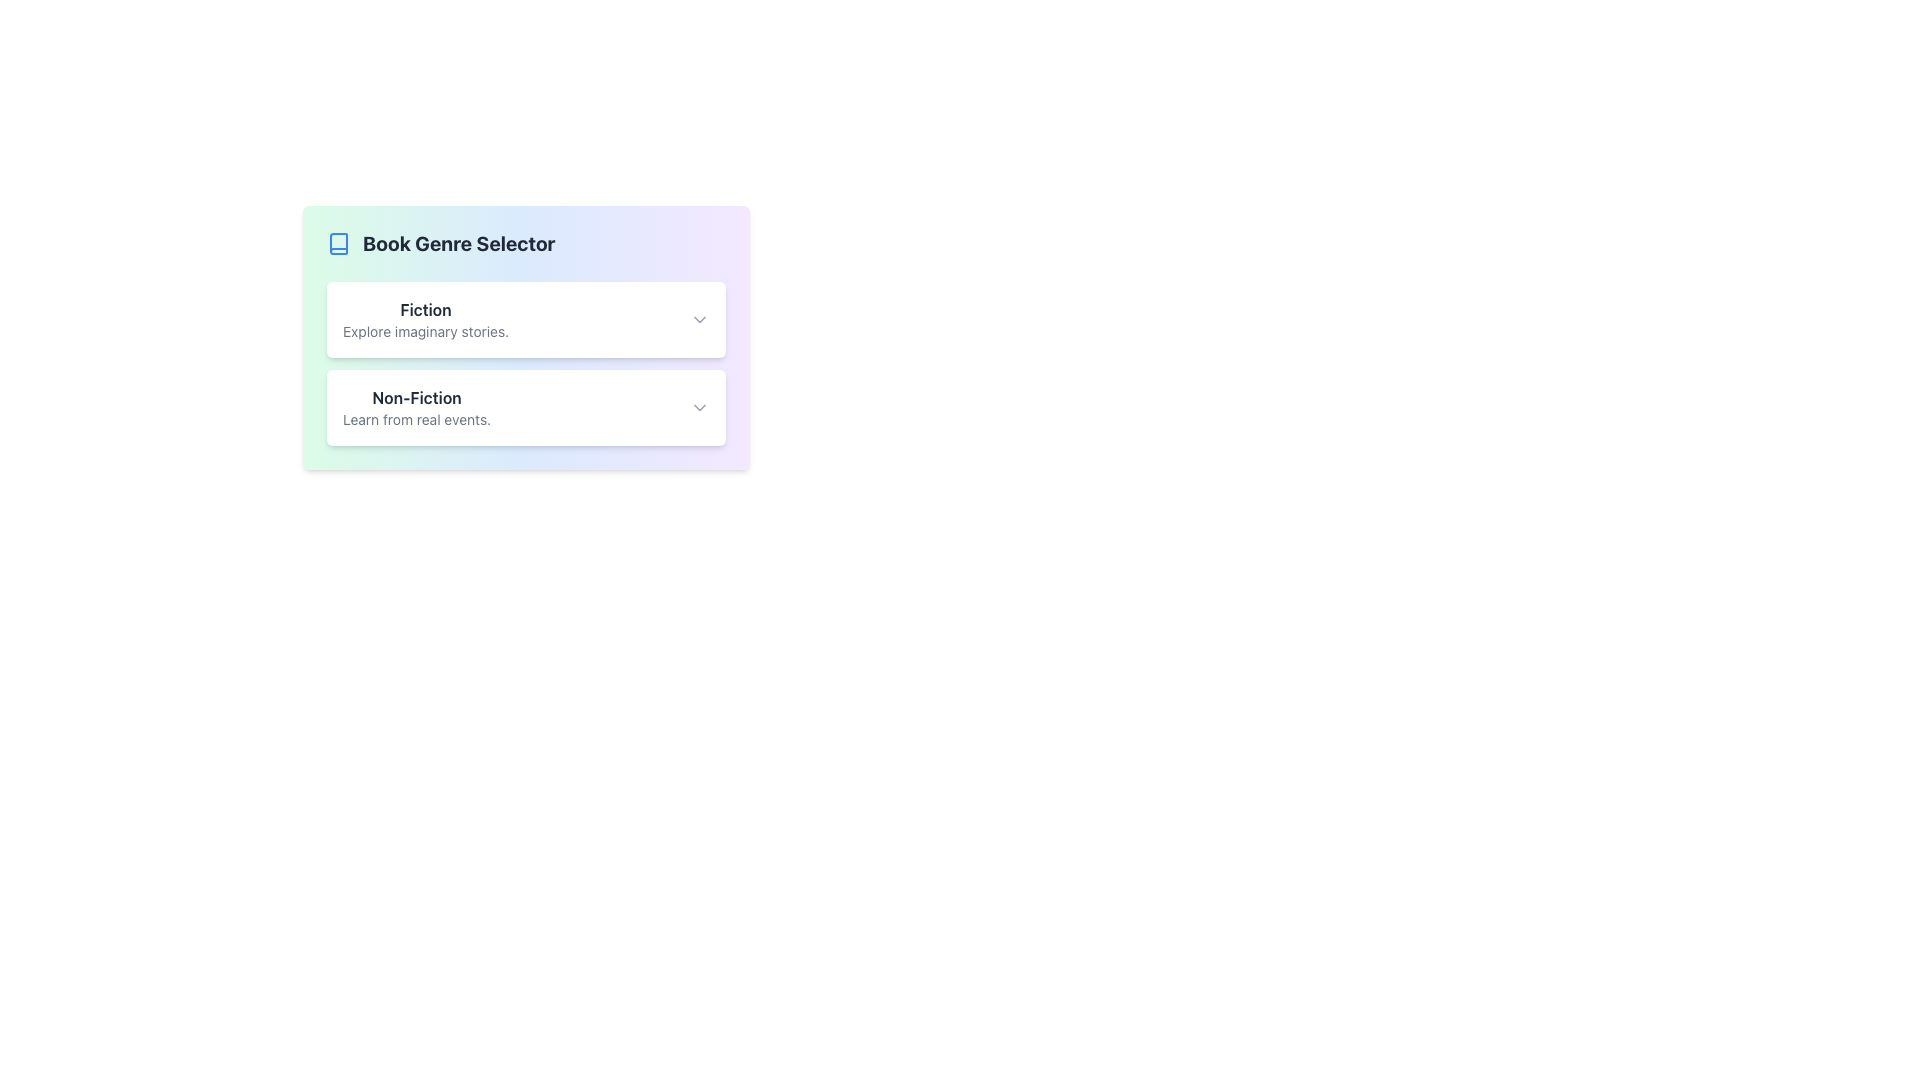  Describe the element at coordinates (339, 242) in the screenshot. I see `the blue book icon located at the top-left corner of the 'Book Genre Selector' section, adjacent to the header text 'Book Genre Selector'` at that location.